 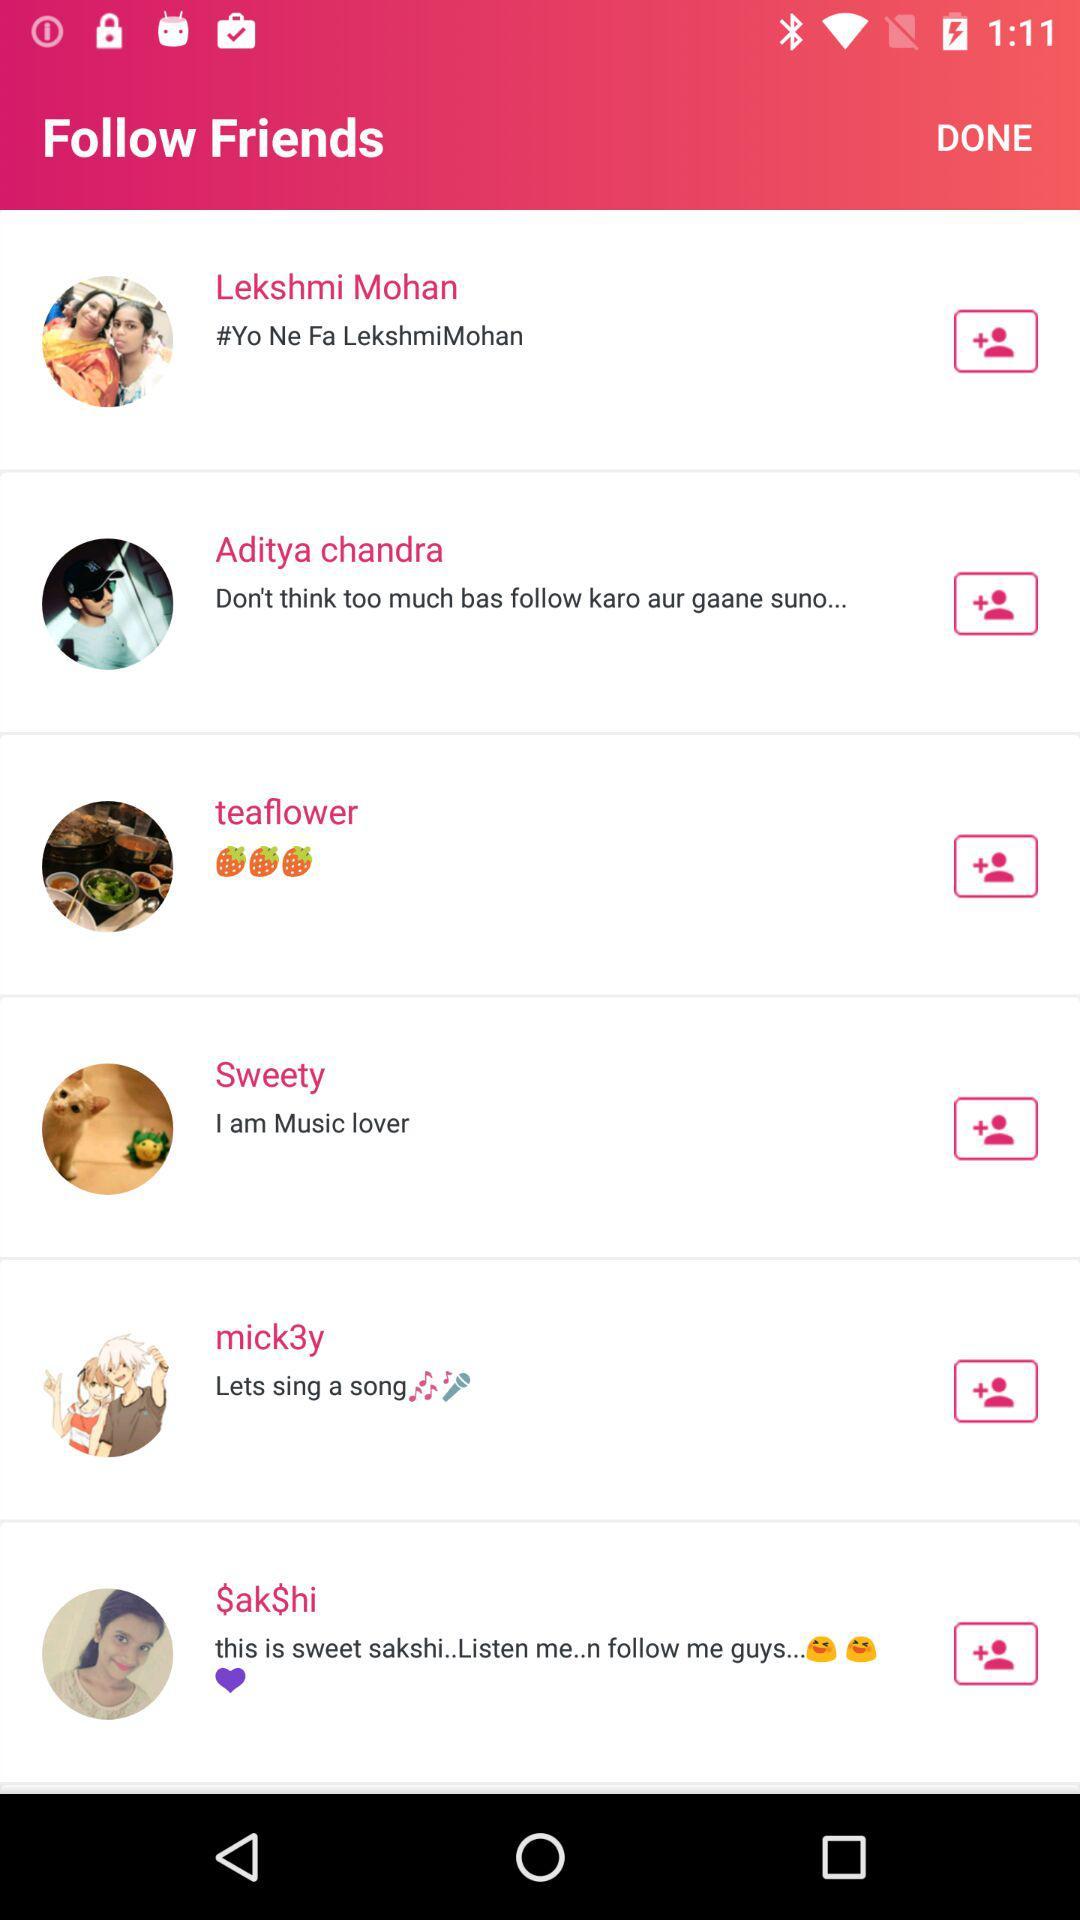 I want to click on person button, so click(x=995, y=1390).